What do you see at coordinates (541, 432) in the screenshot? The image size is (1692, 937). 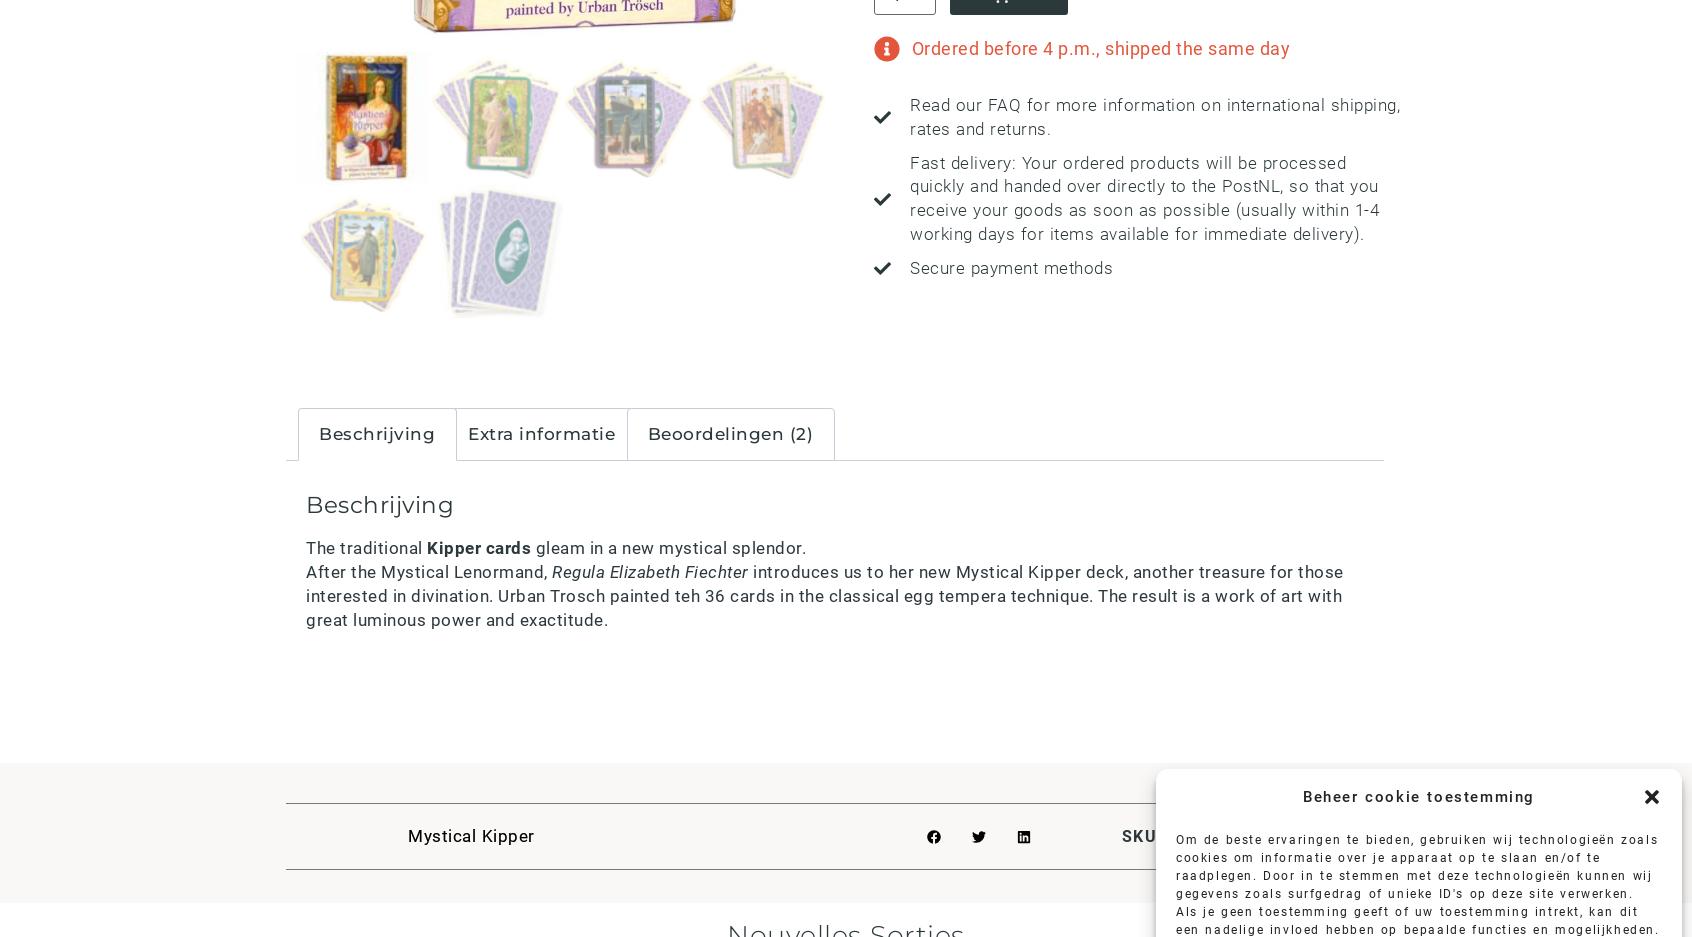 I see `'Extra informatie'` at bounding box center [541, 432].